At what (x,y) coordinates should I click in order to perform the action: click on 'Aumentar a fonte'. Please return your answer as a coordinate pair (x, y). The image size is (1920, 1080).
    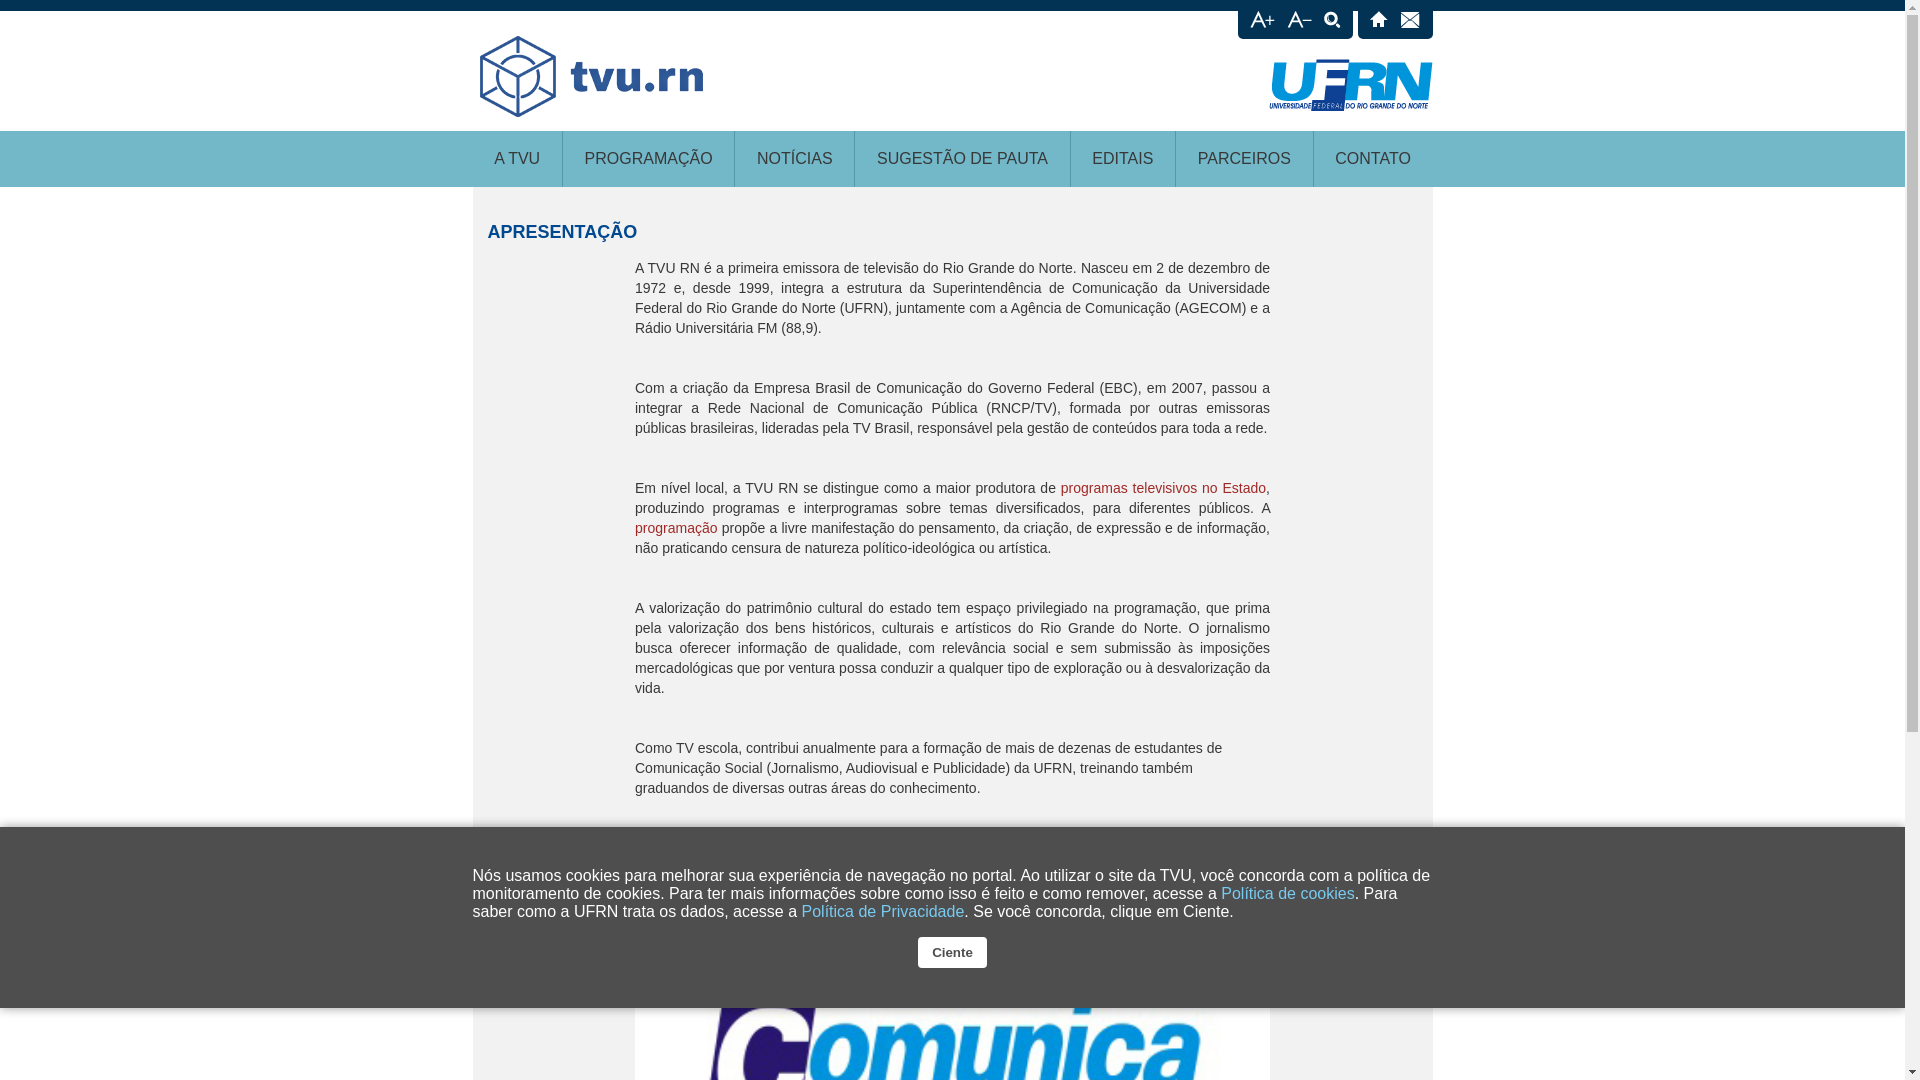
    Looking at the image, I should click on (1261, 22).